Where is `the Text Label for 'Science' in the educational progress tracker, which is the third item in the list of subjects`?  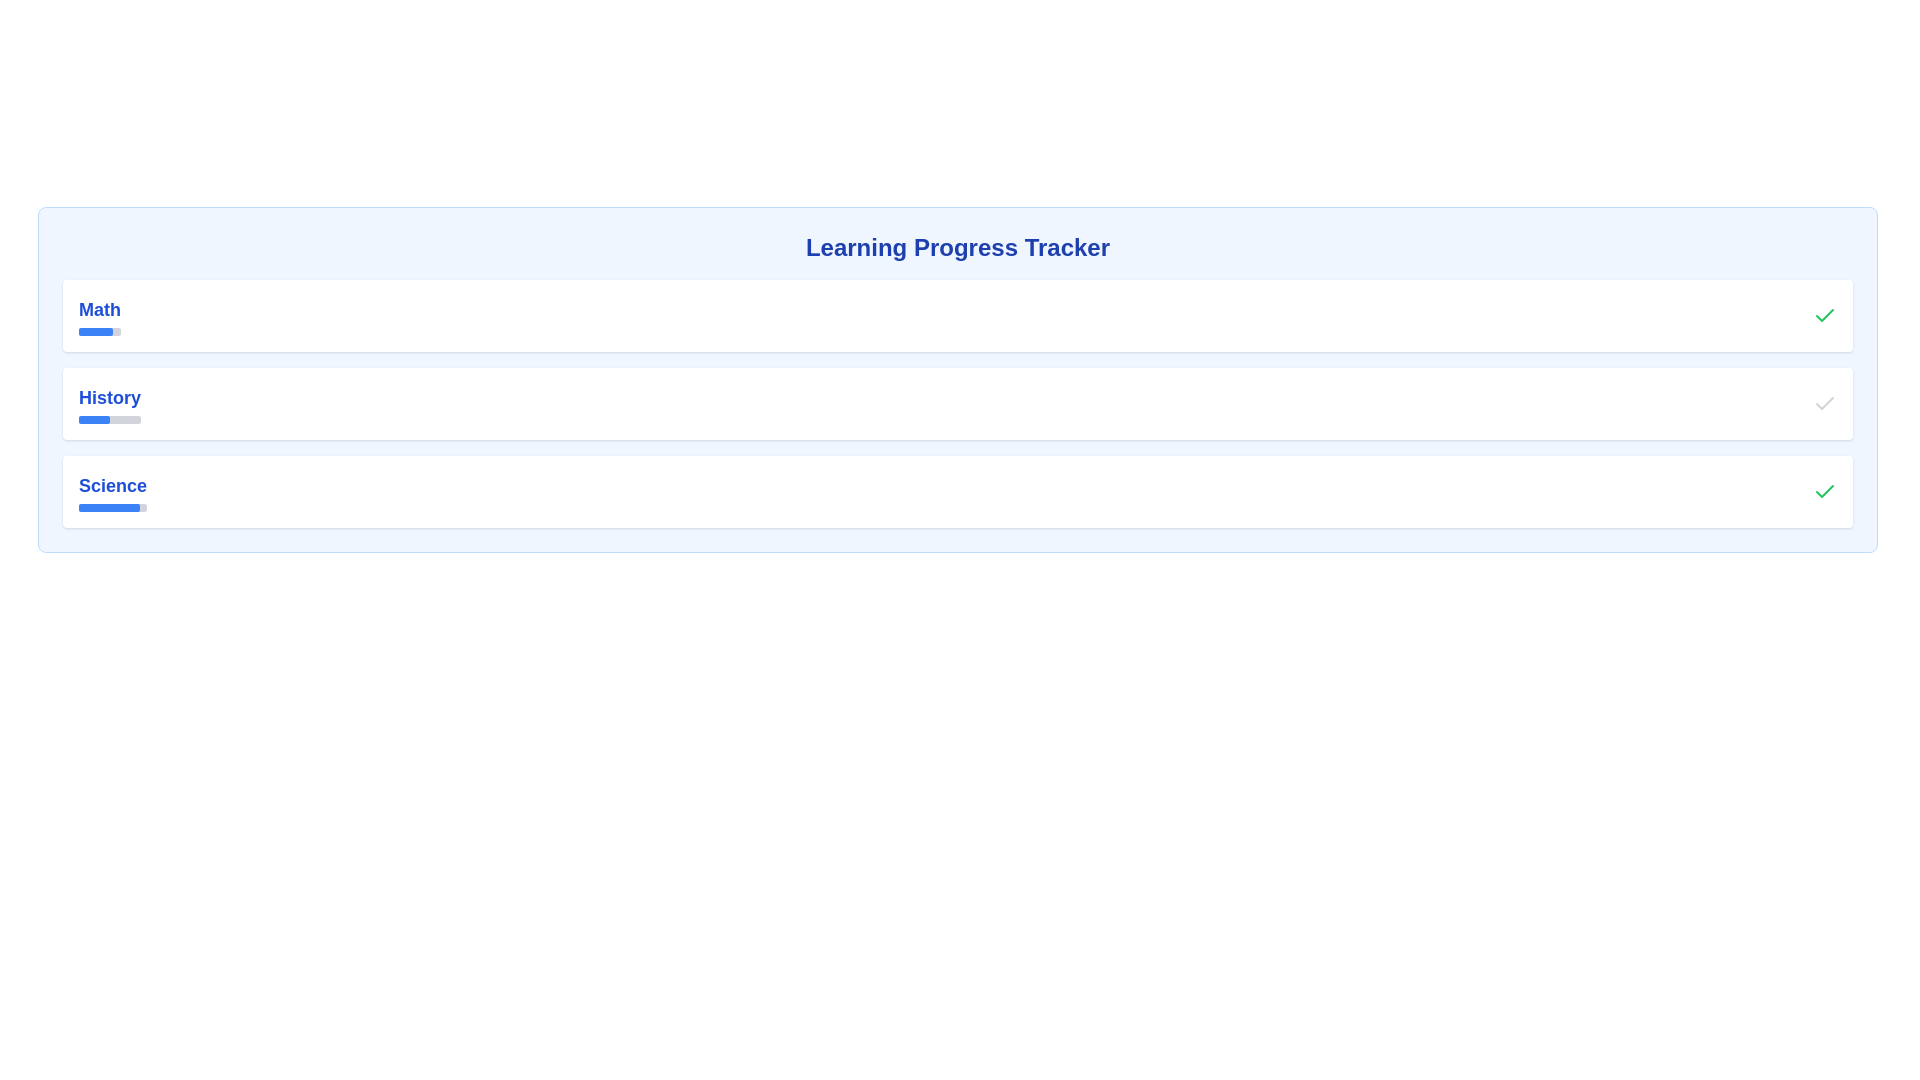
the Text Label for 'Science' in the educational progress tracker, which is the third item in the list of subjects is located at coordinates (112, 486).